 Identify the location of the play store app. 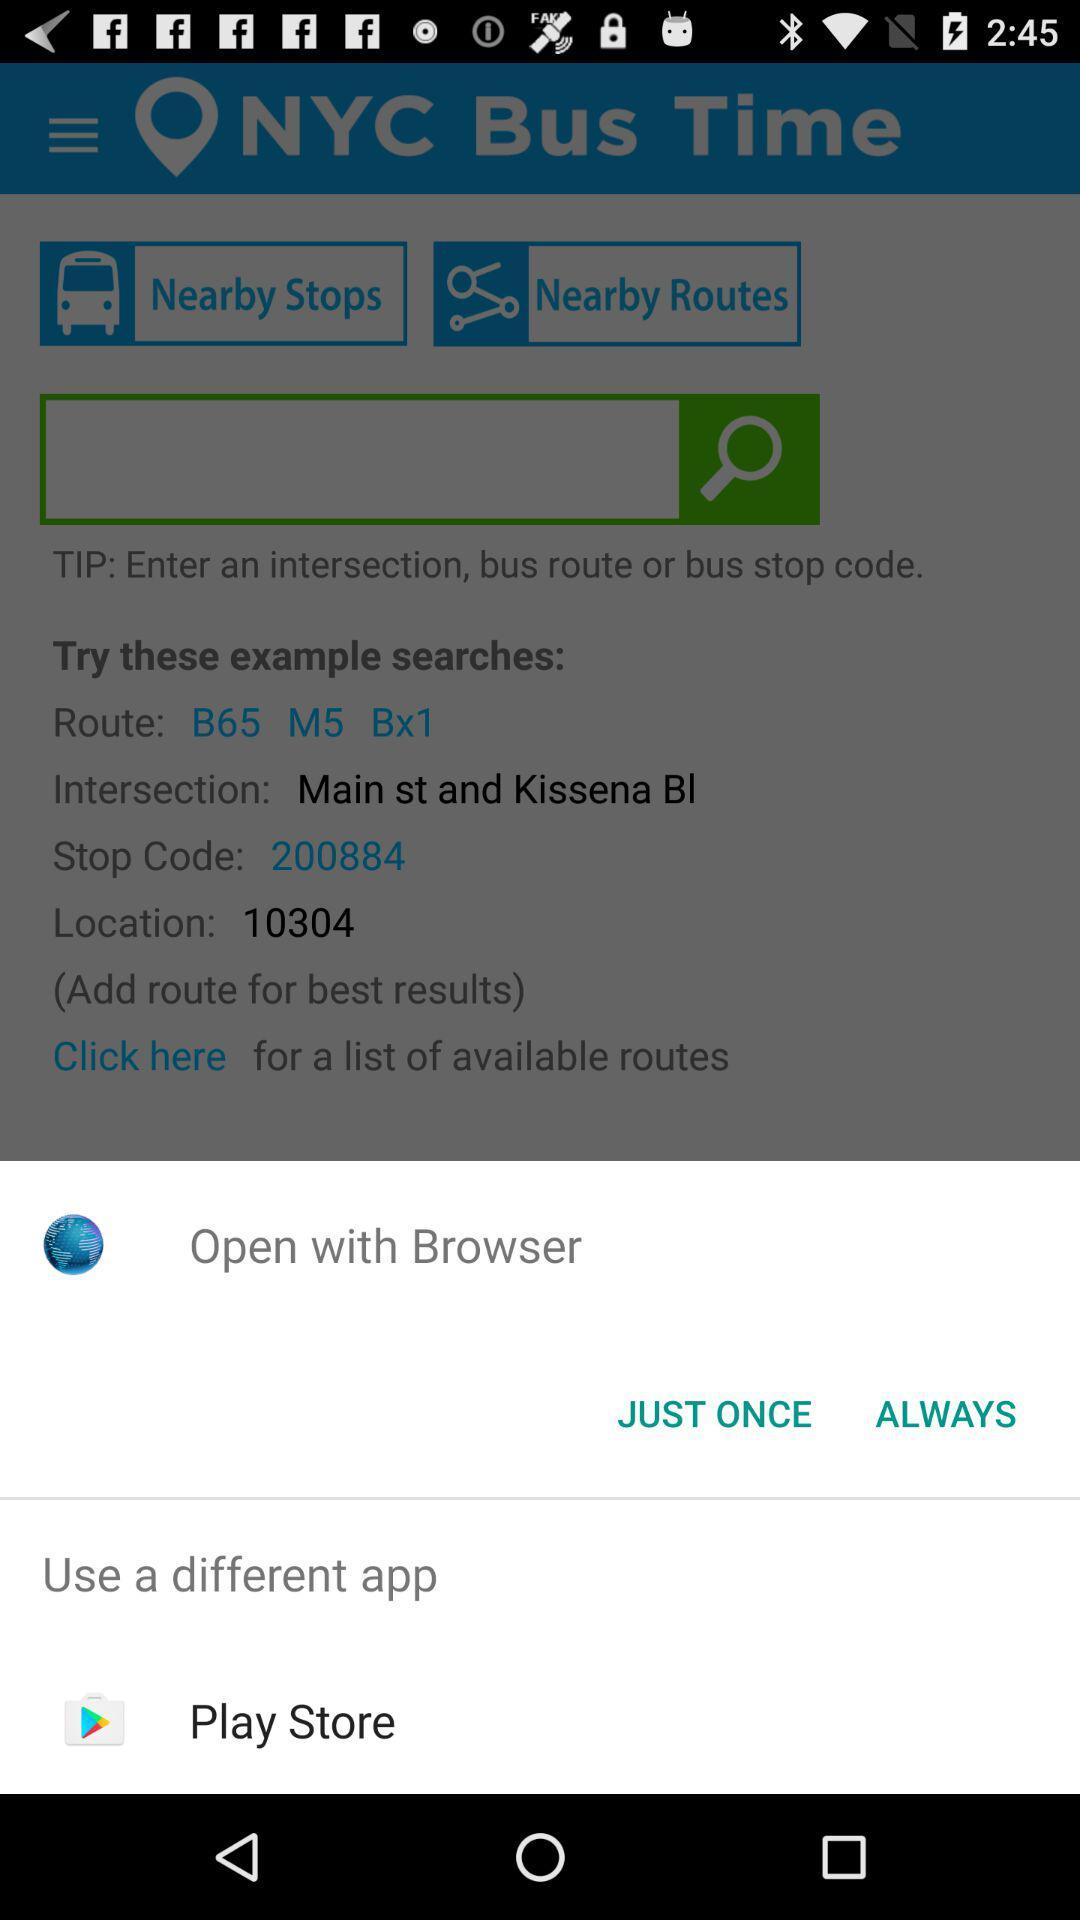
(292, 1719).